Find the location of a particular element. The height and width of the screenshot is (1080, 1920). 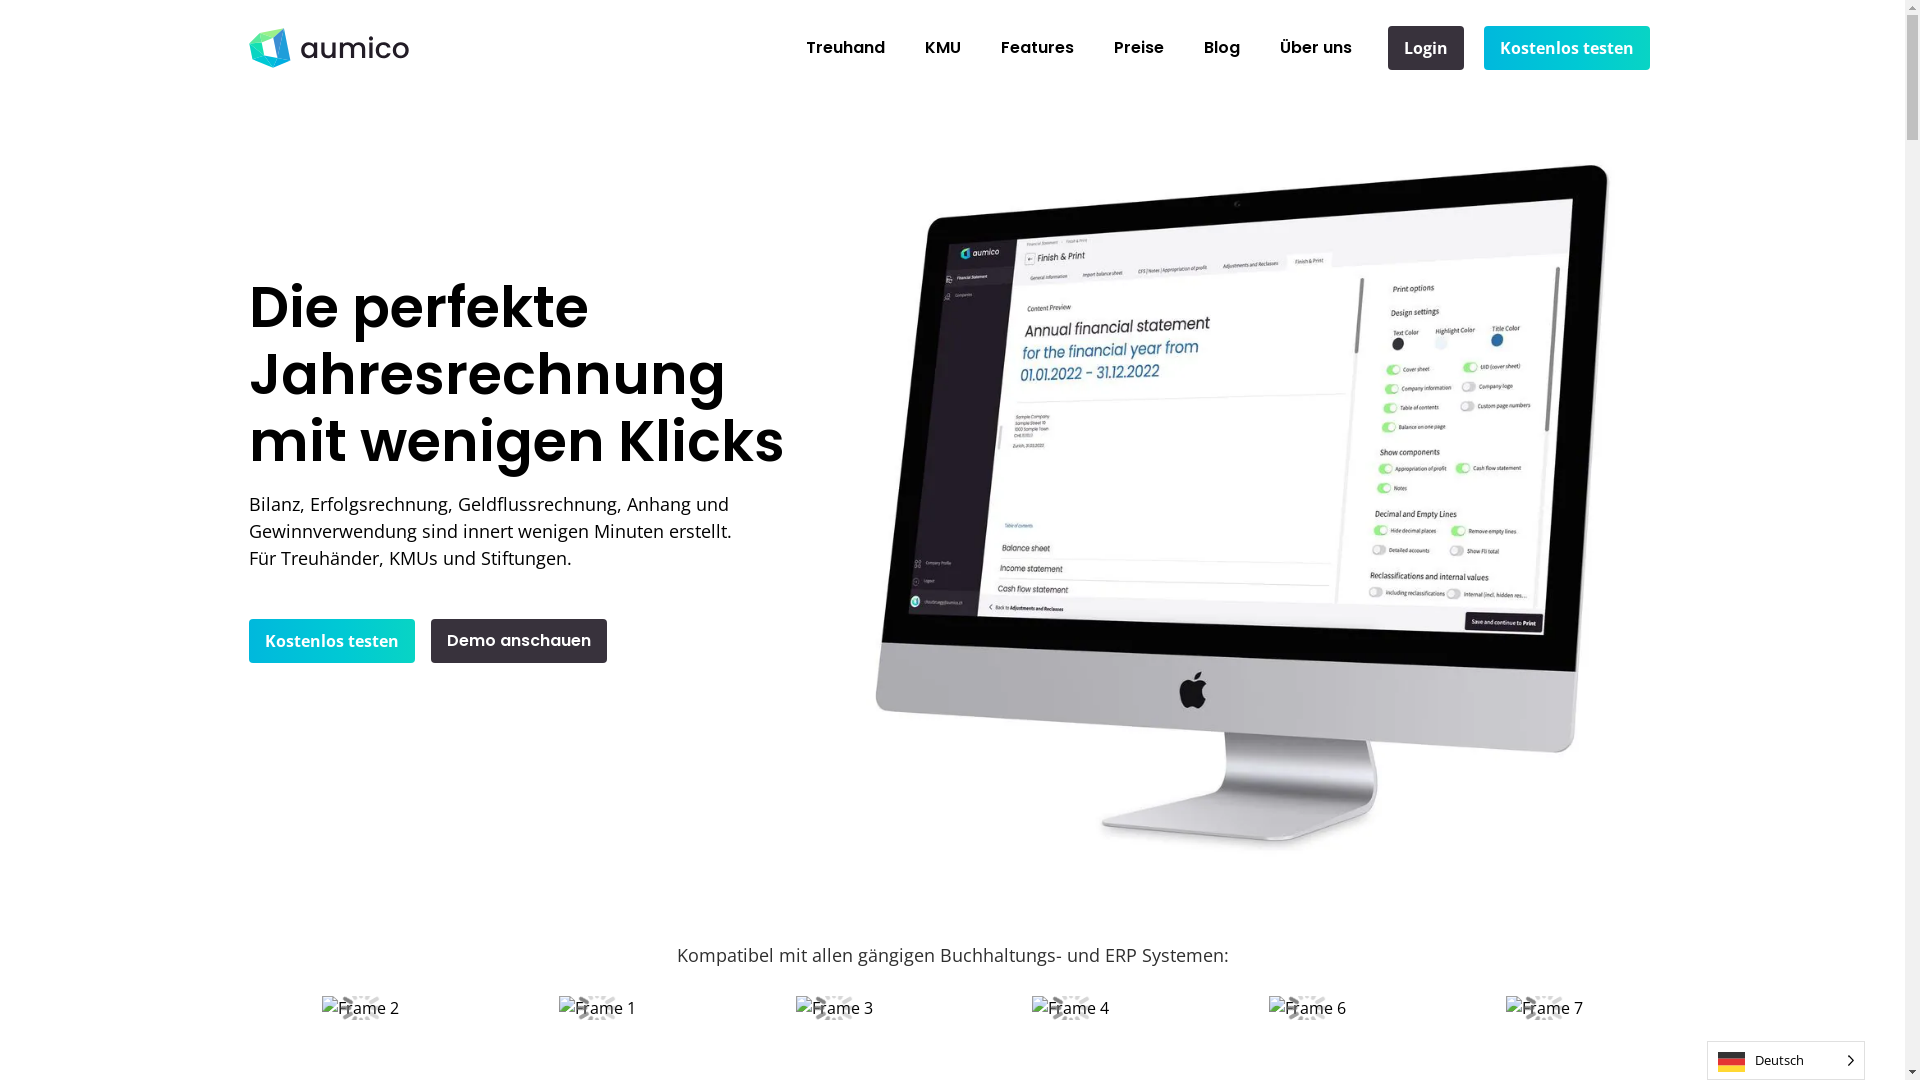

'KMU' is located at coordinates (941, 46).